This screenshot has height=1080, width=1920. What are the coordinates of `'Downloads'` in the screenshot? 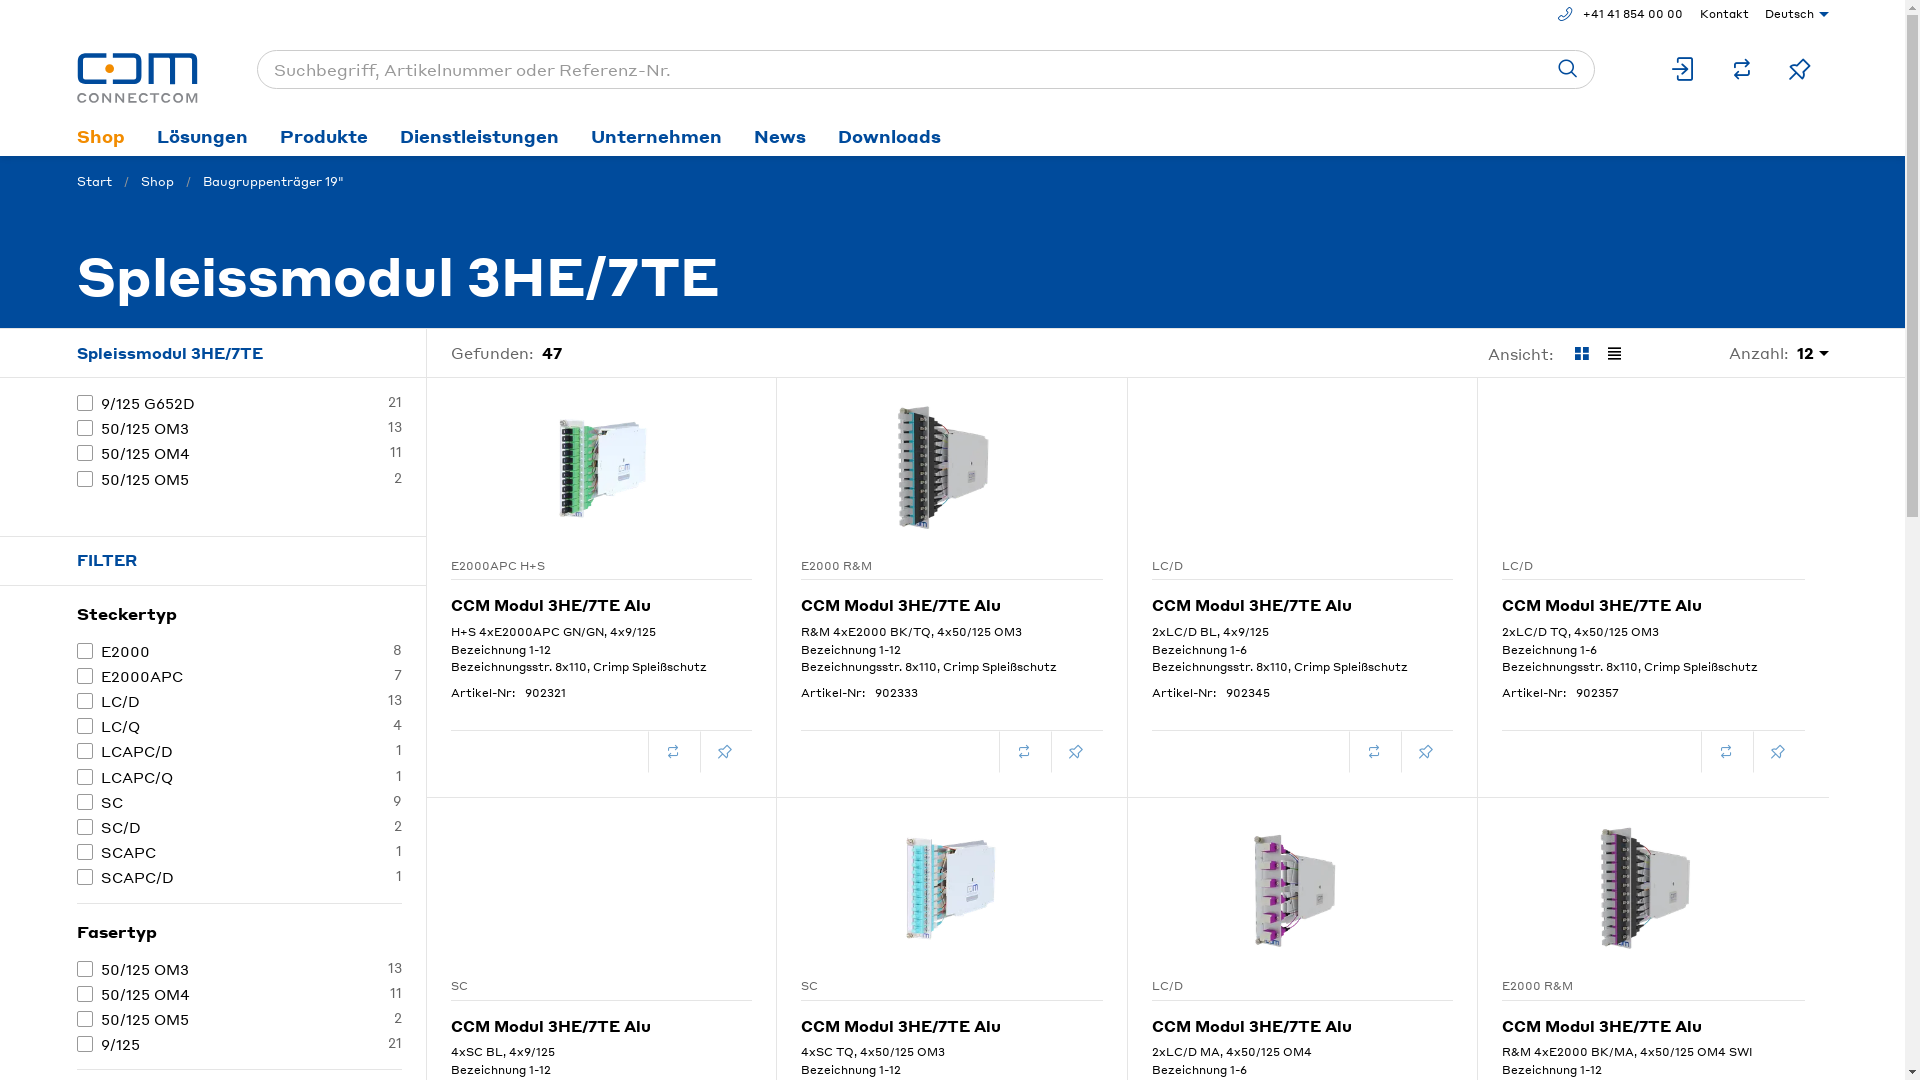 It's located at (888, 135).